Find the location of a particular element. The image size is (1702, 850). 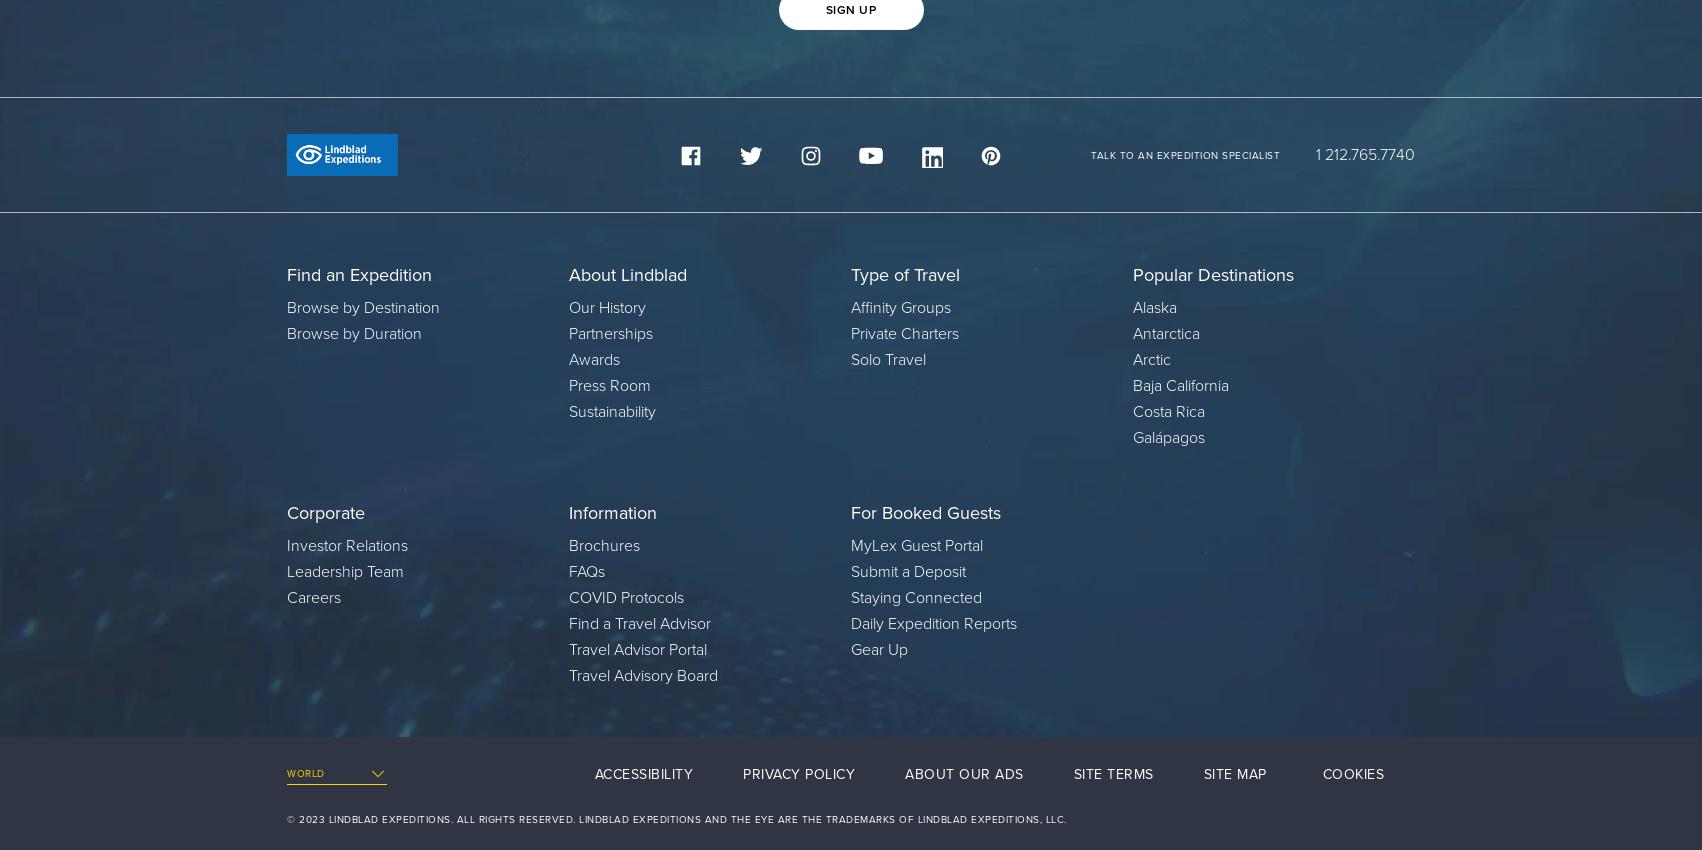

'Awards' is located at coordinates (594, 358).